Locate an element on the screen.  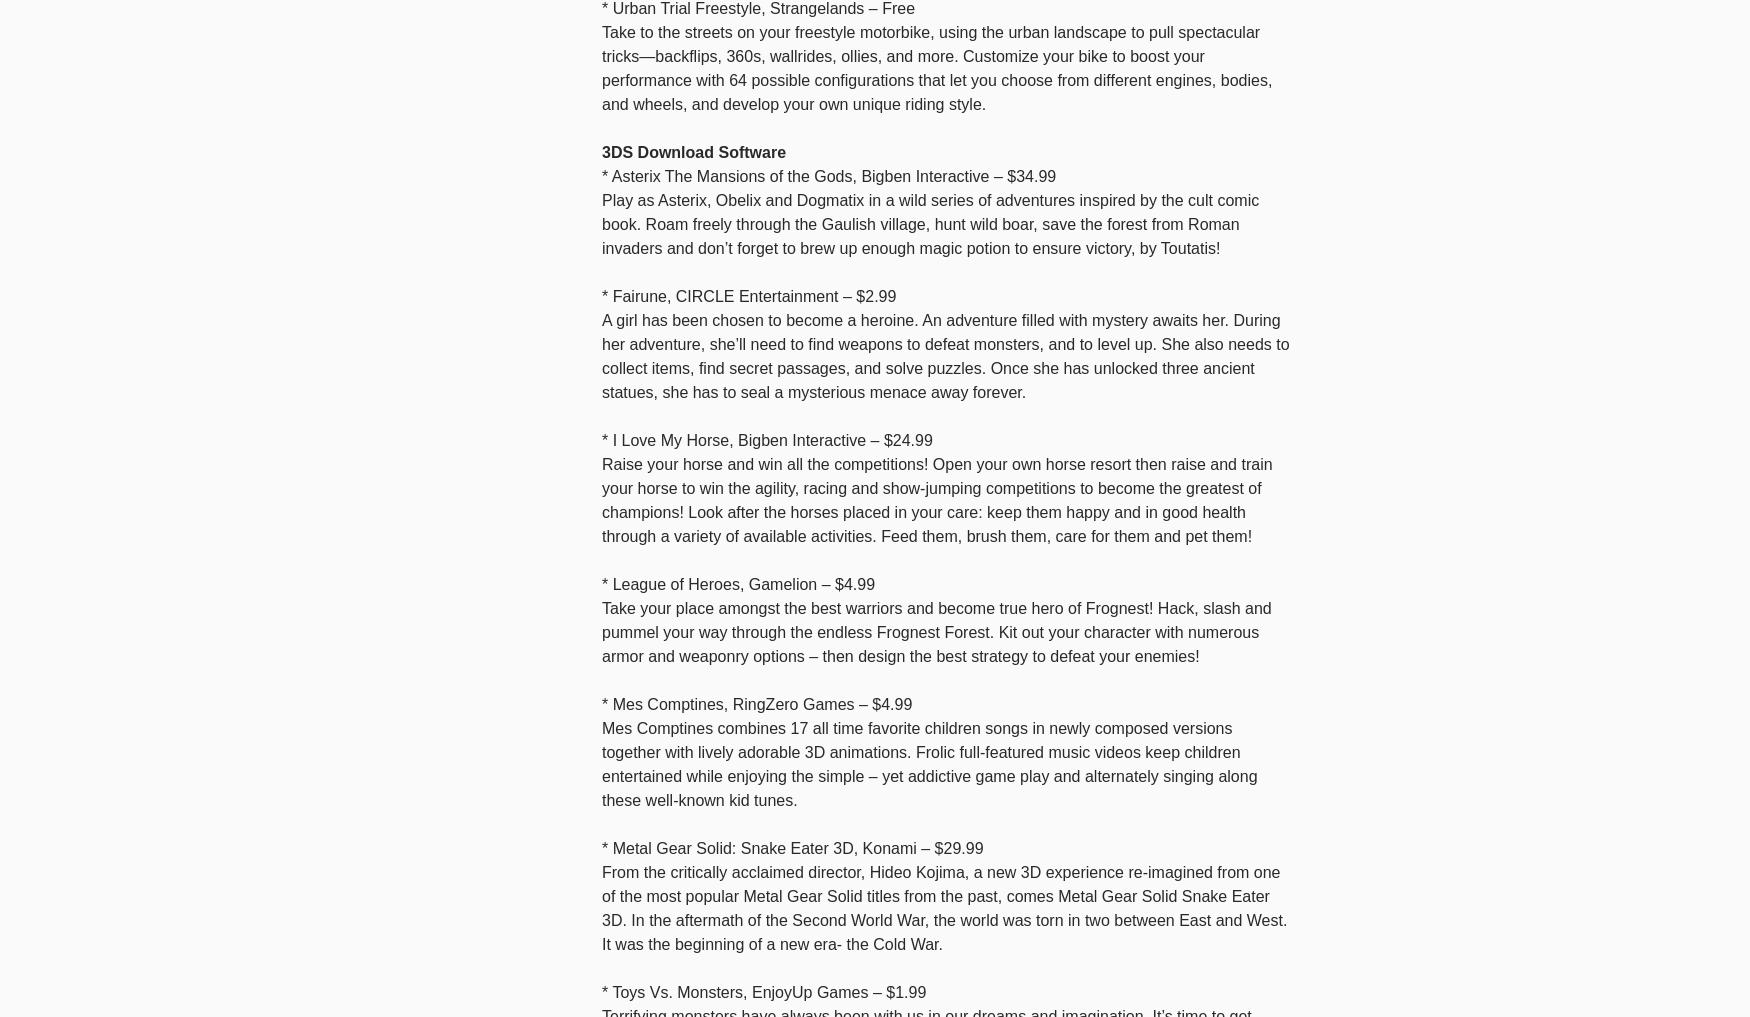
'* League of Heroes, Gamelion – $4.99' is located at coordinates (738, 582).